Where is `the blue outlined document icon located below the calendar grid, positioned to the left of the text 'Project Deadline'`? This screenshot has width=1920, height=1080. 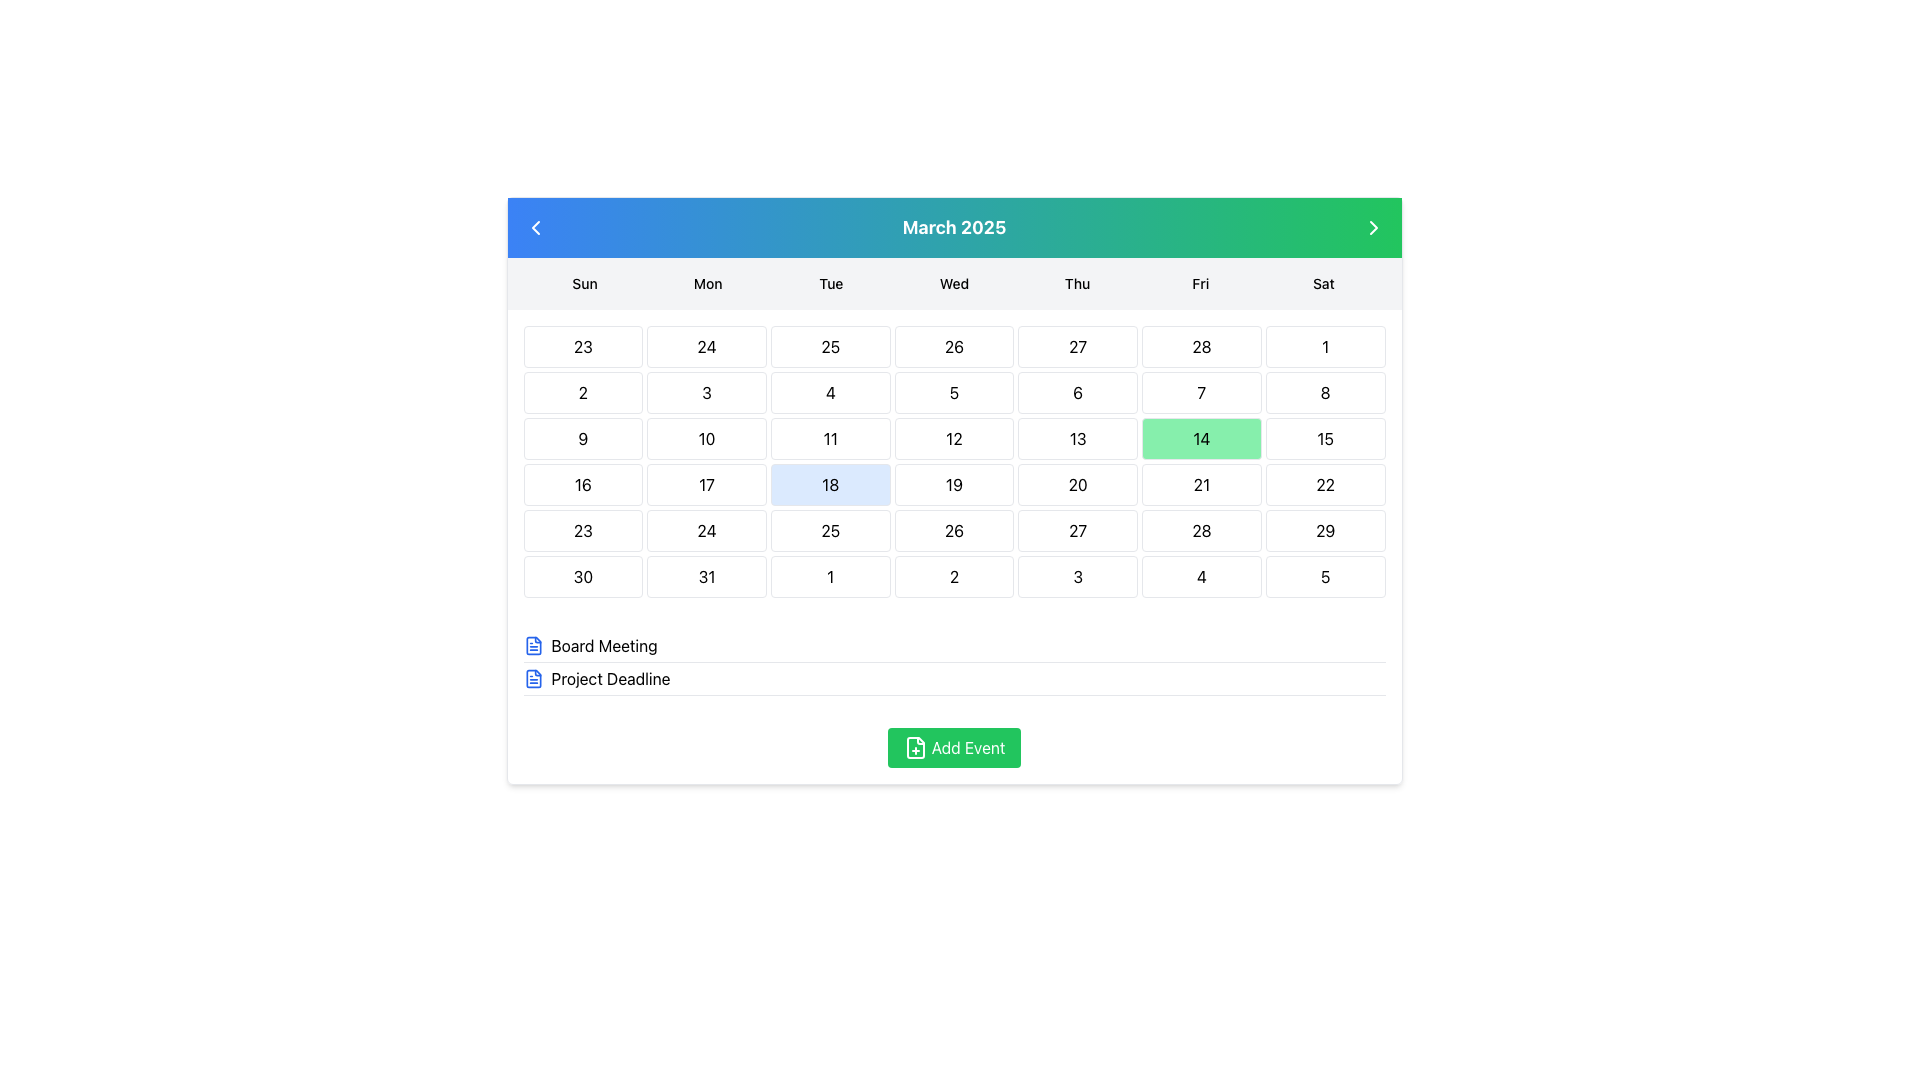
the blue outlined document icon located below the calendar grid, positioned to the left of the text 'Project Deadline' is located at coordinates (533, 645).